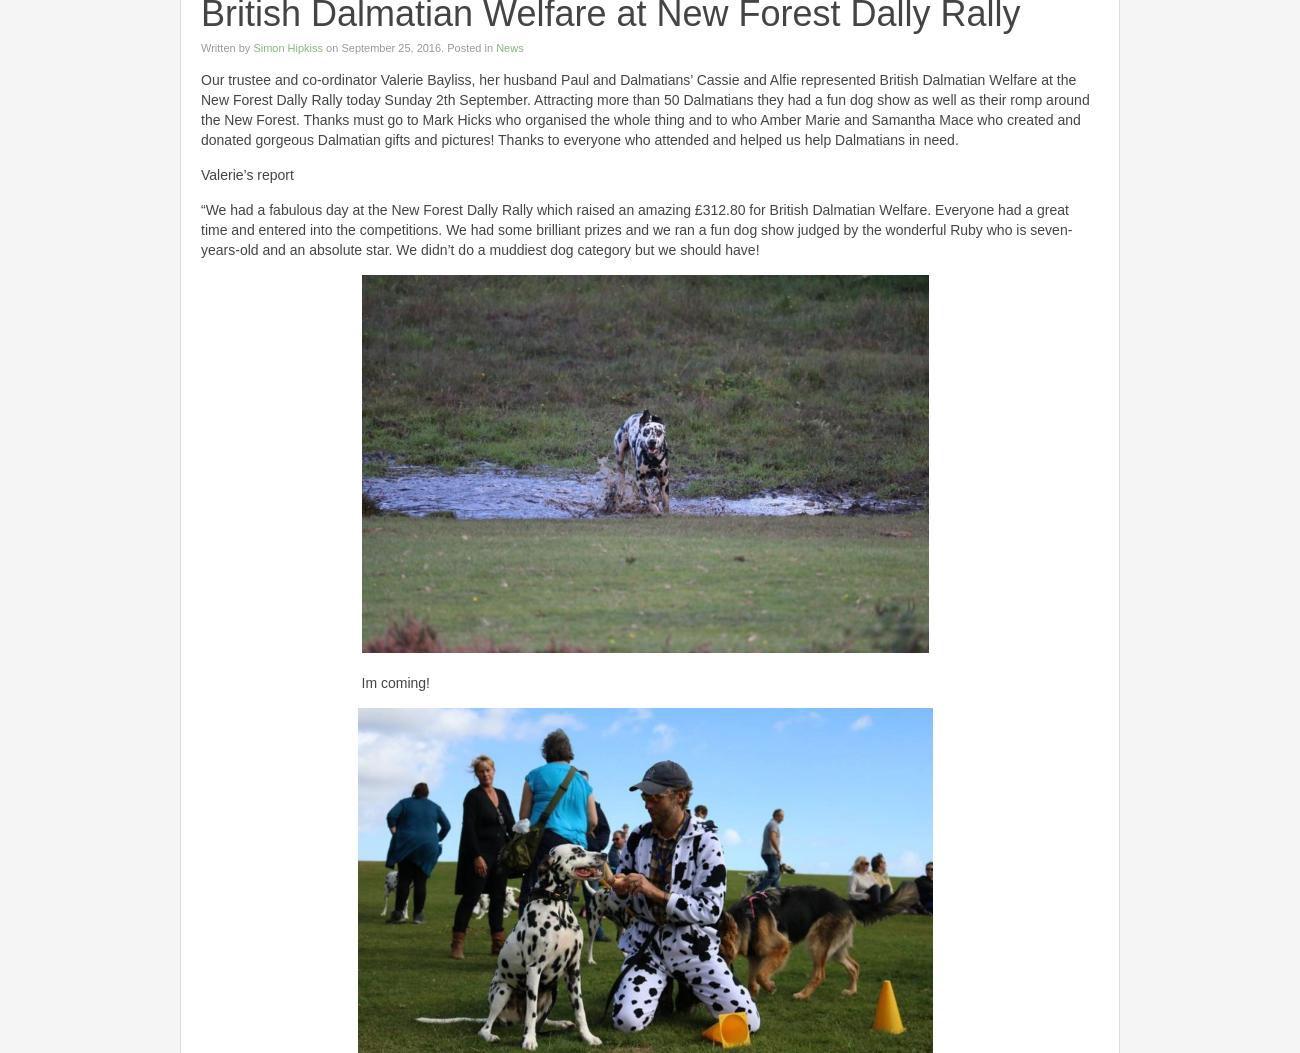  I want to click on '. Posted in', so click(467, 48).